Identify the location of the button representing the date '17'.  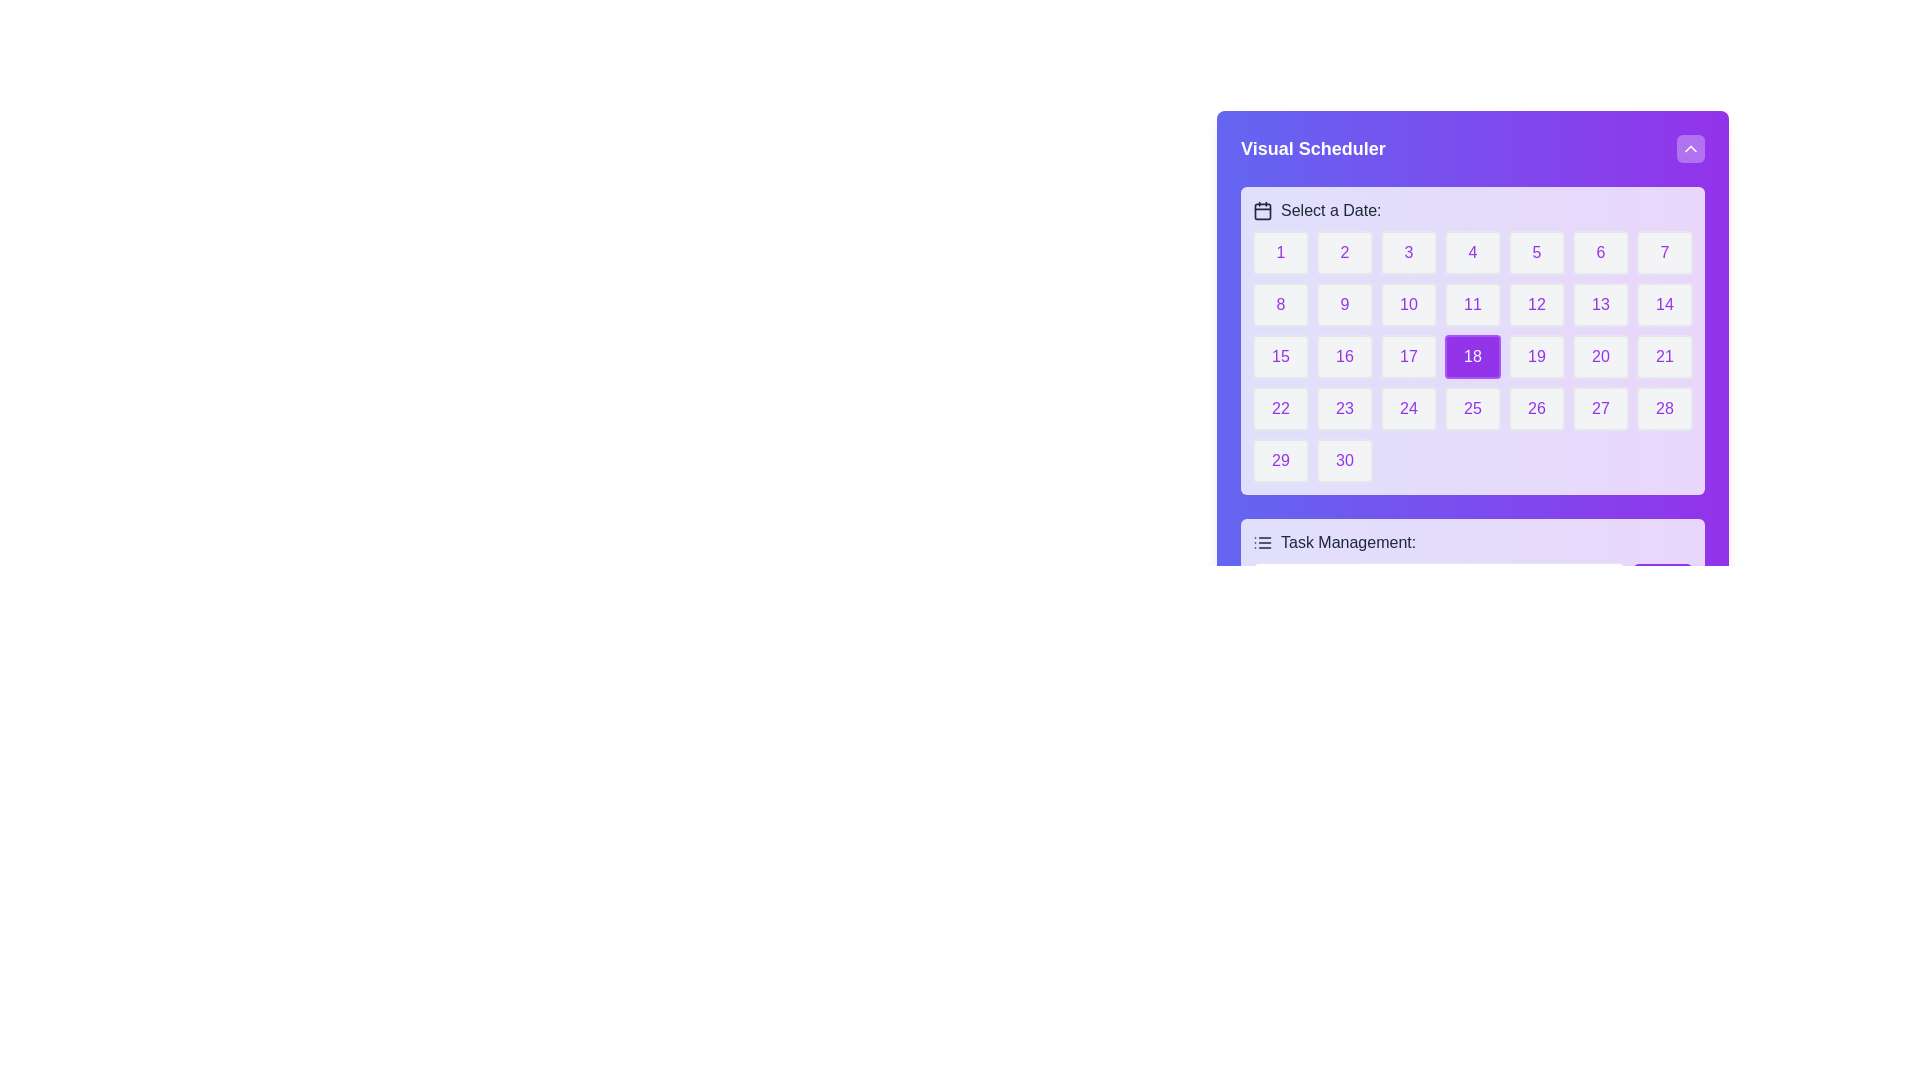
(1408, 356).